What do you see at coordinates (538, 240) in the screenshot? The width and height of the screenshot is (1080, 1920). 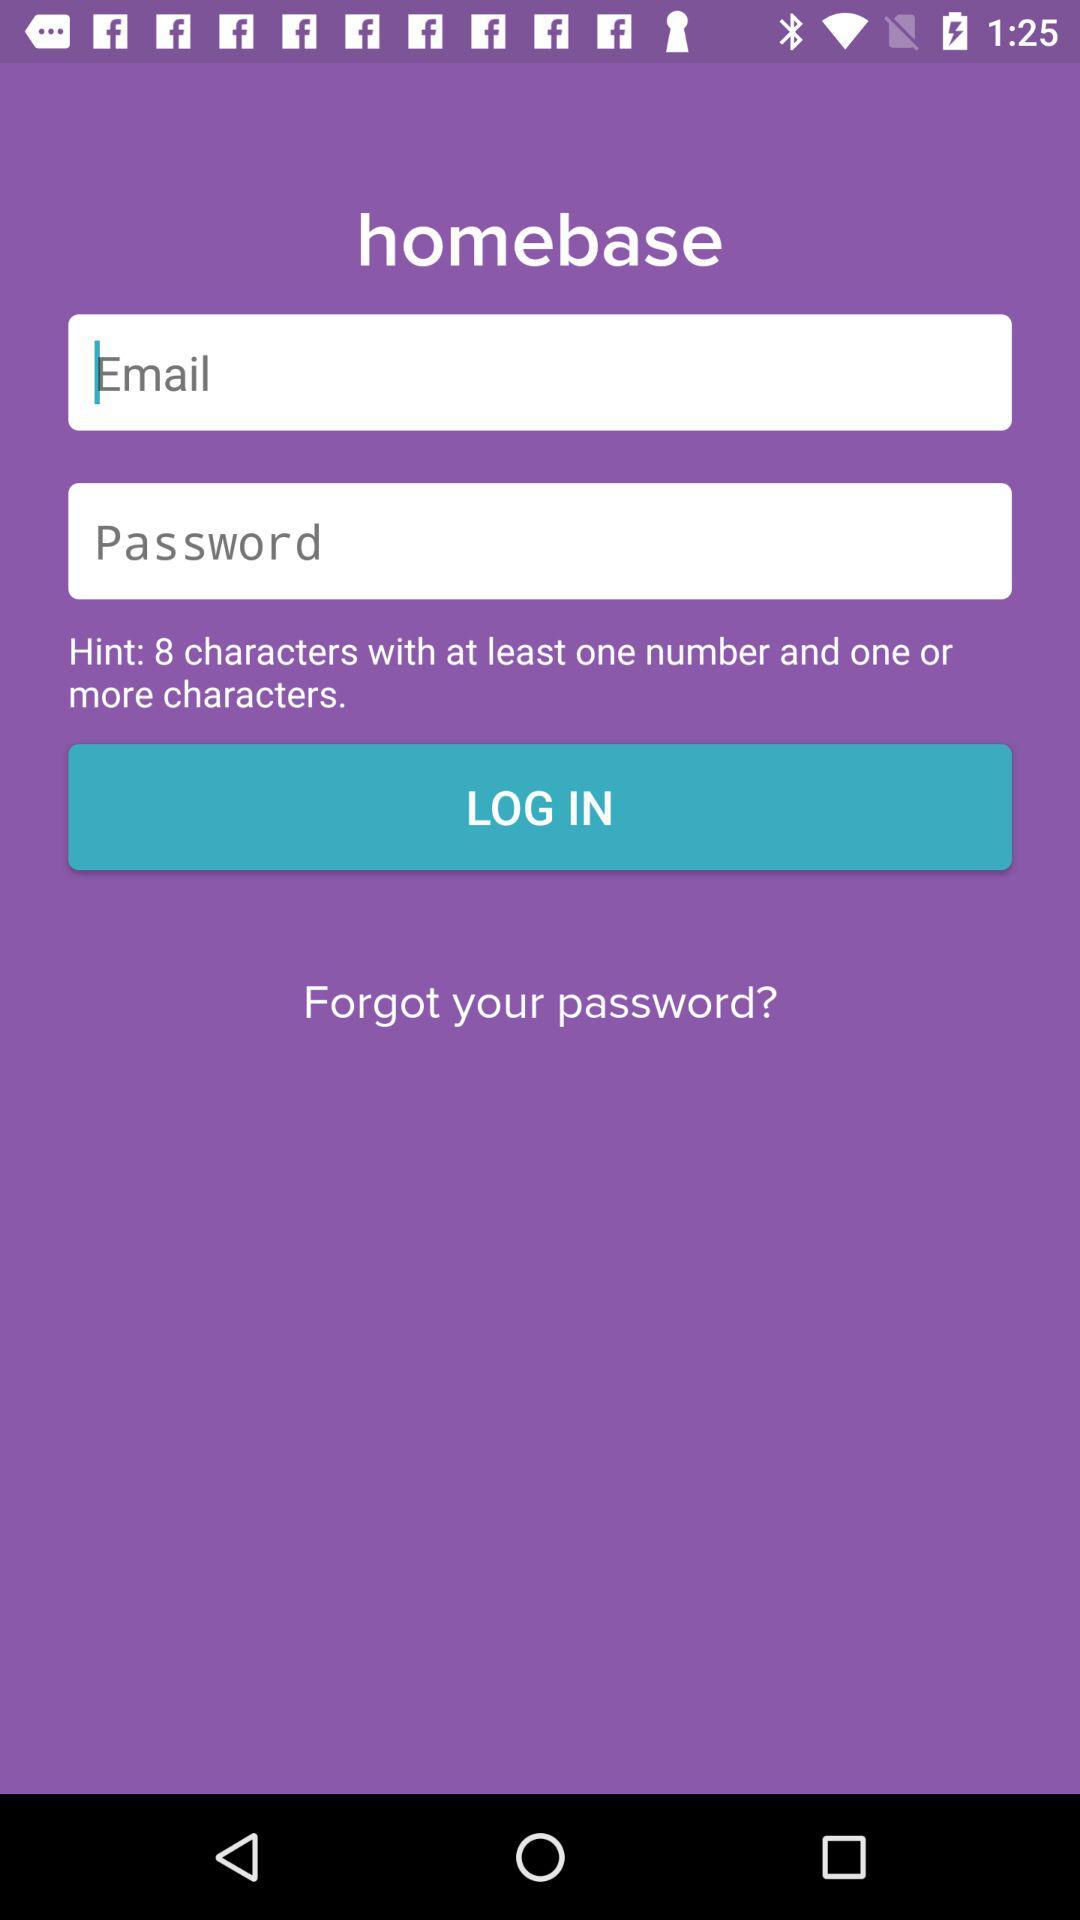 I see `the homebase icon` at bounding box center [538, 240].